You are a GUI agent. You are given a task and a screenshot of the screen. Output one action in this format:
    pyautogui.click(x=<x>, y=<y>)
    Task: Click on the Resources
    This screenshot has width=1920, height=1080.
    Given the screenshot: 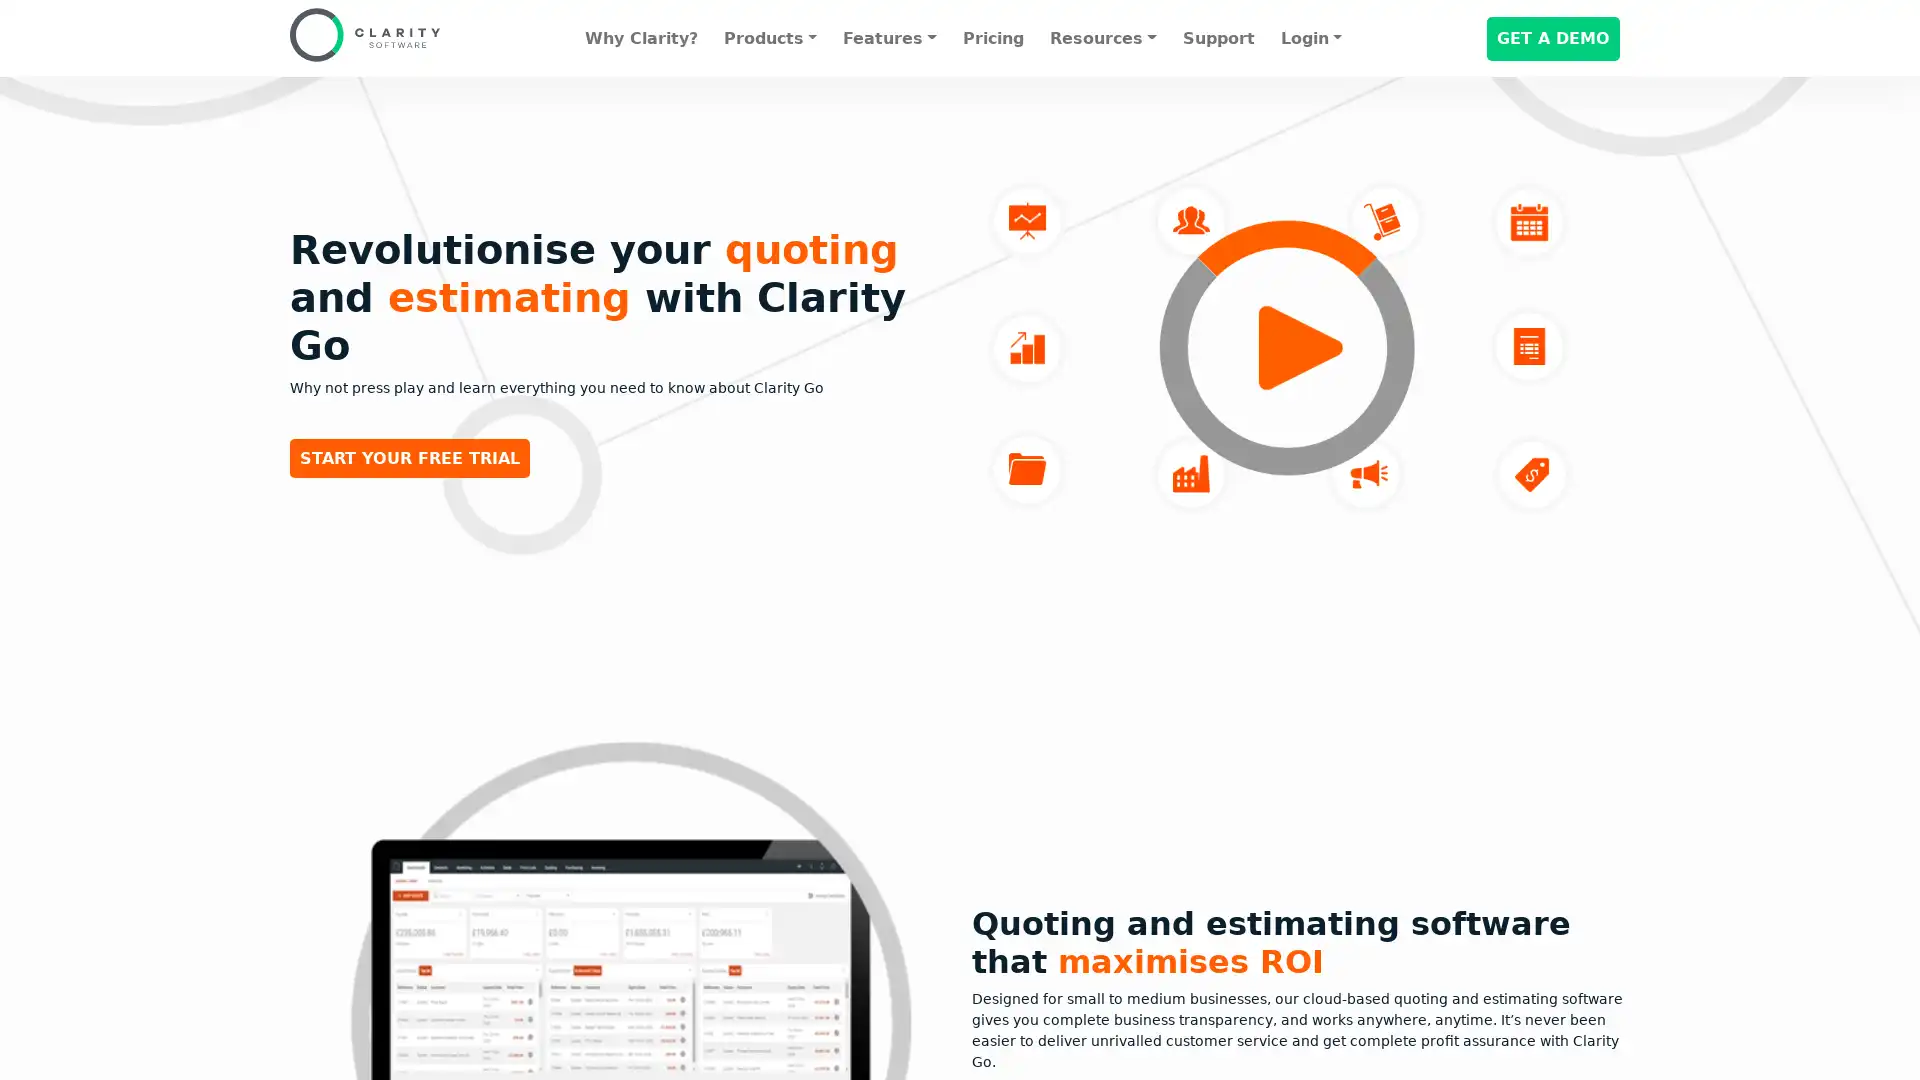 What is the action you would take?
    pyautogui.click(x=1102, y=38)
    